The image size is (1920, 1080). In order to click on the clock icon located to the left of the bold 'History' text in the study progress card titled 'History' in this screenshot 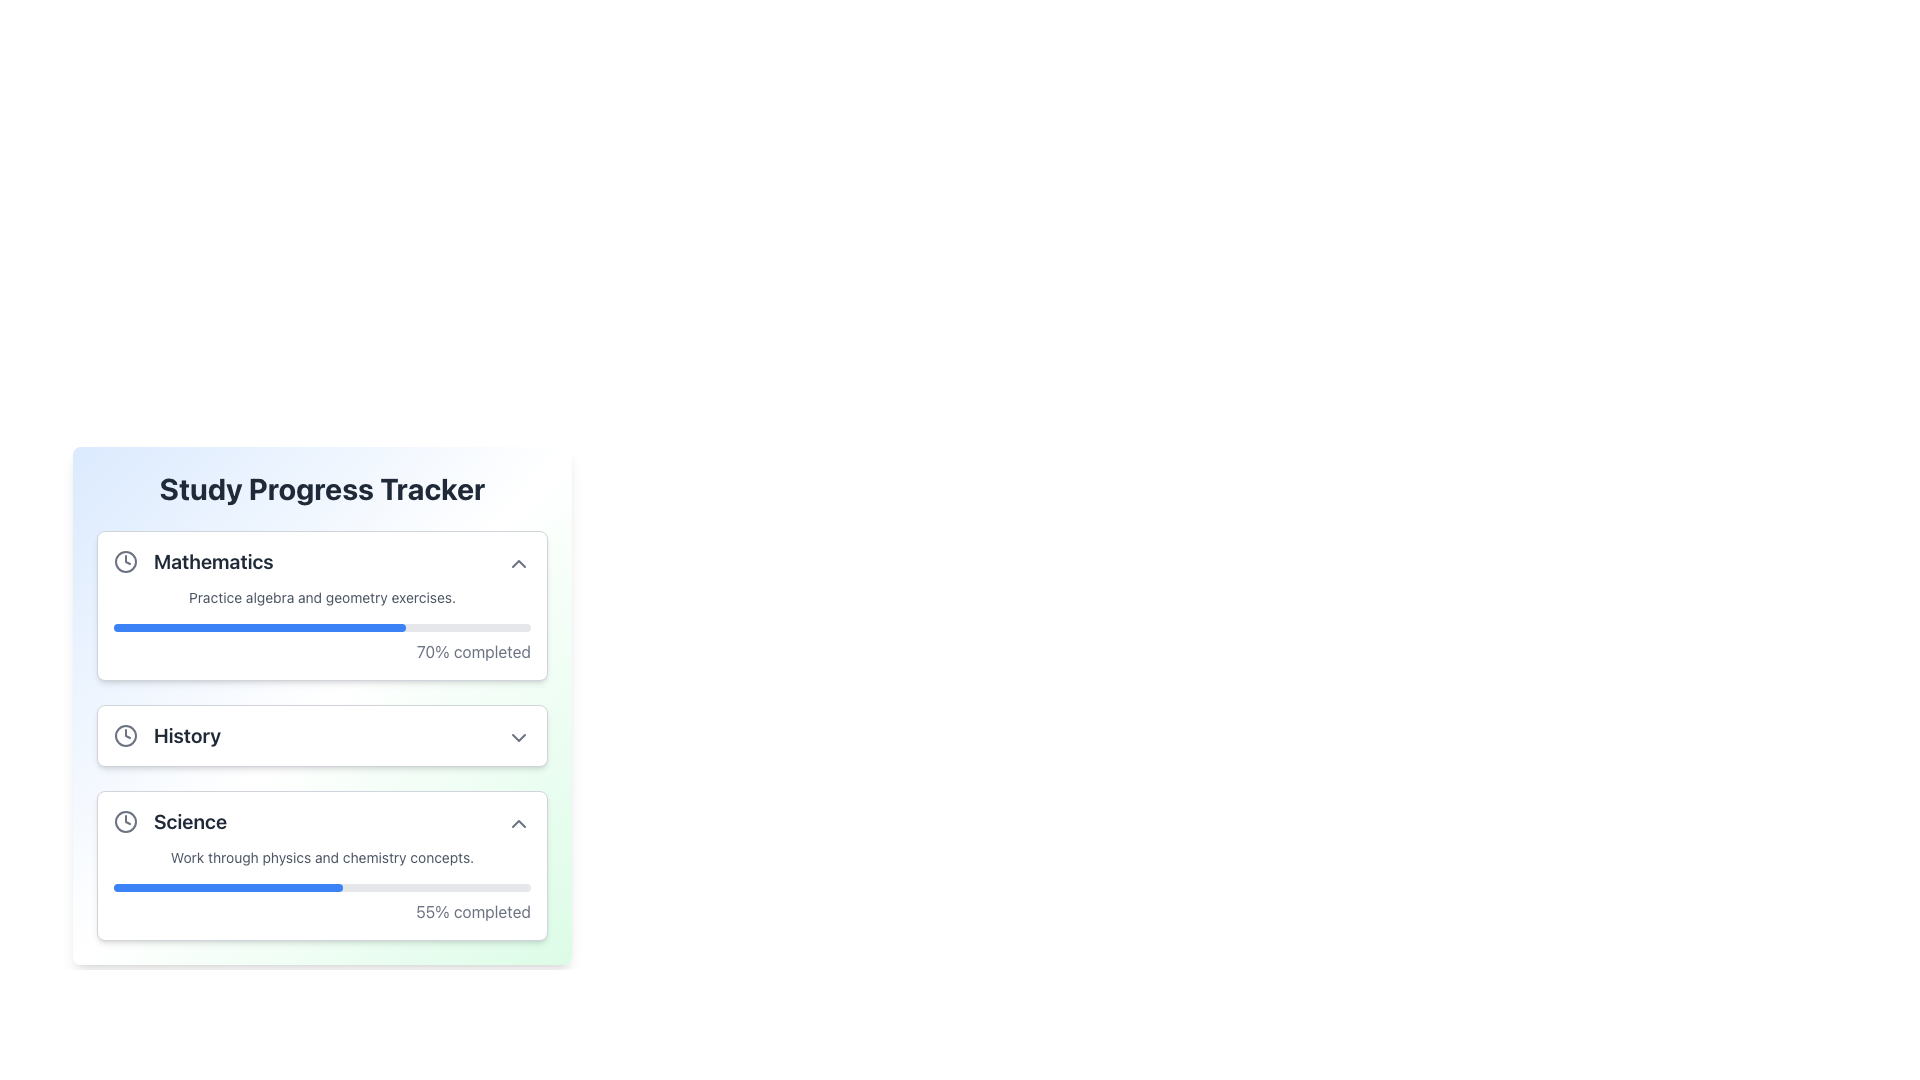, I will do `click(167, 736)`.